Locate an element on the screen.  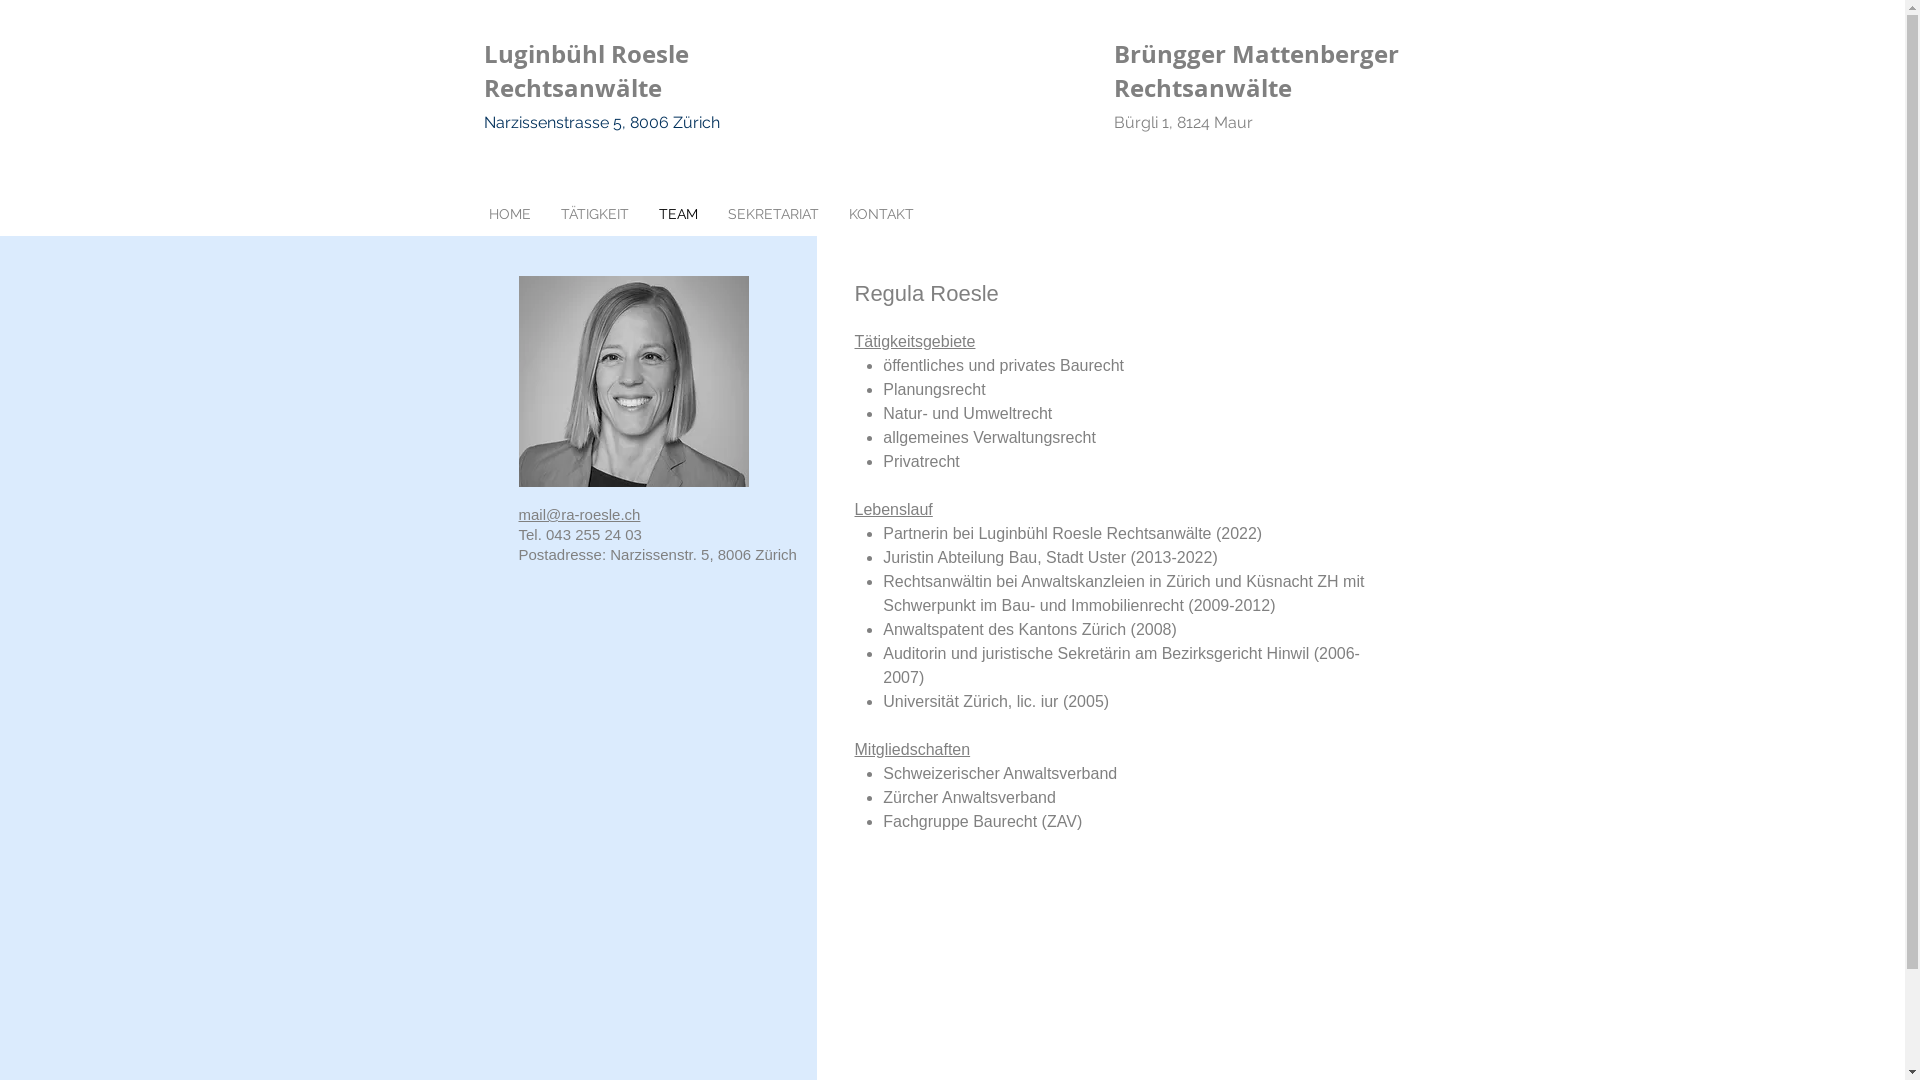
'HOME' is located at coordinates (509, 213).